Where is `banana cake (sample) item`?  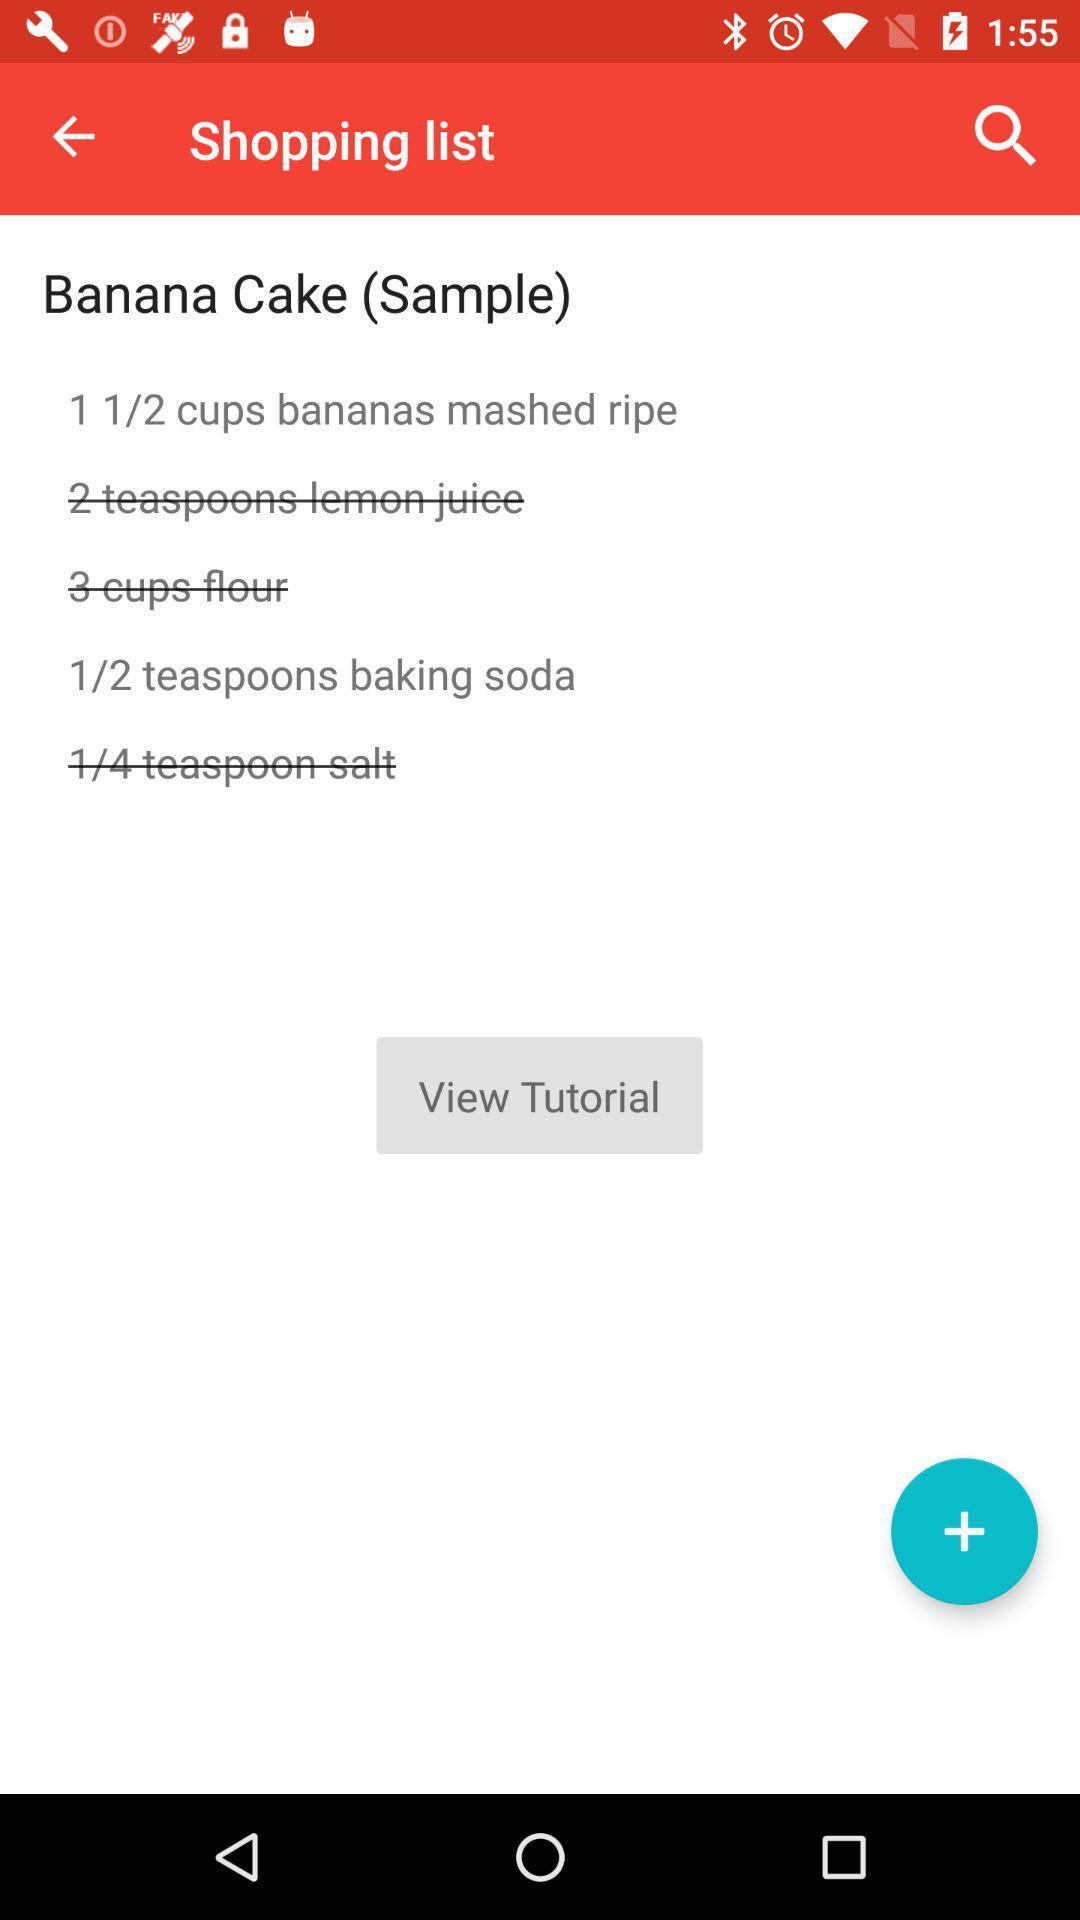
banana cake (sample) item is located at coordinates (307, 291).